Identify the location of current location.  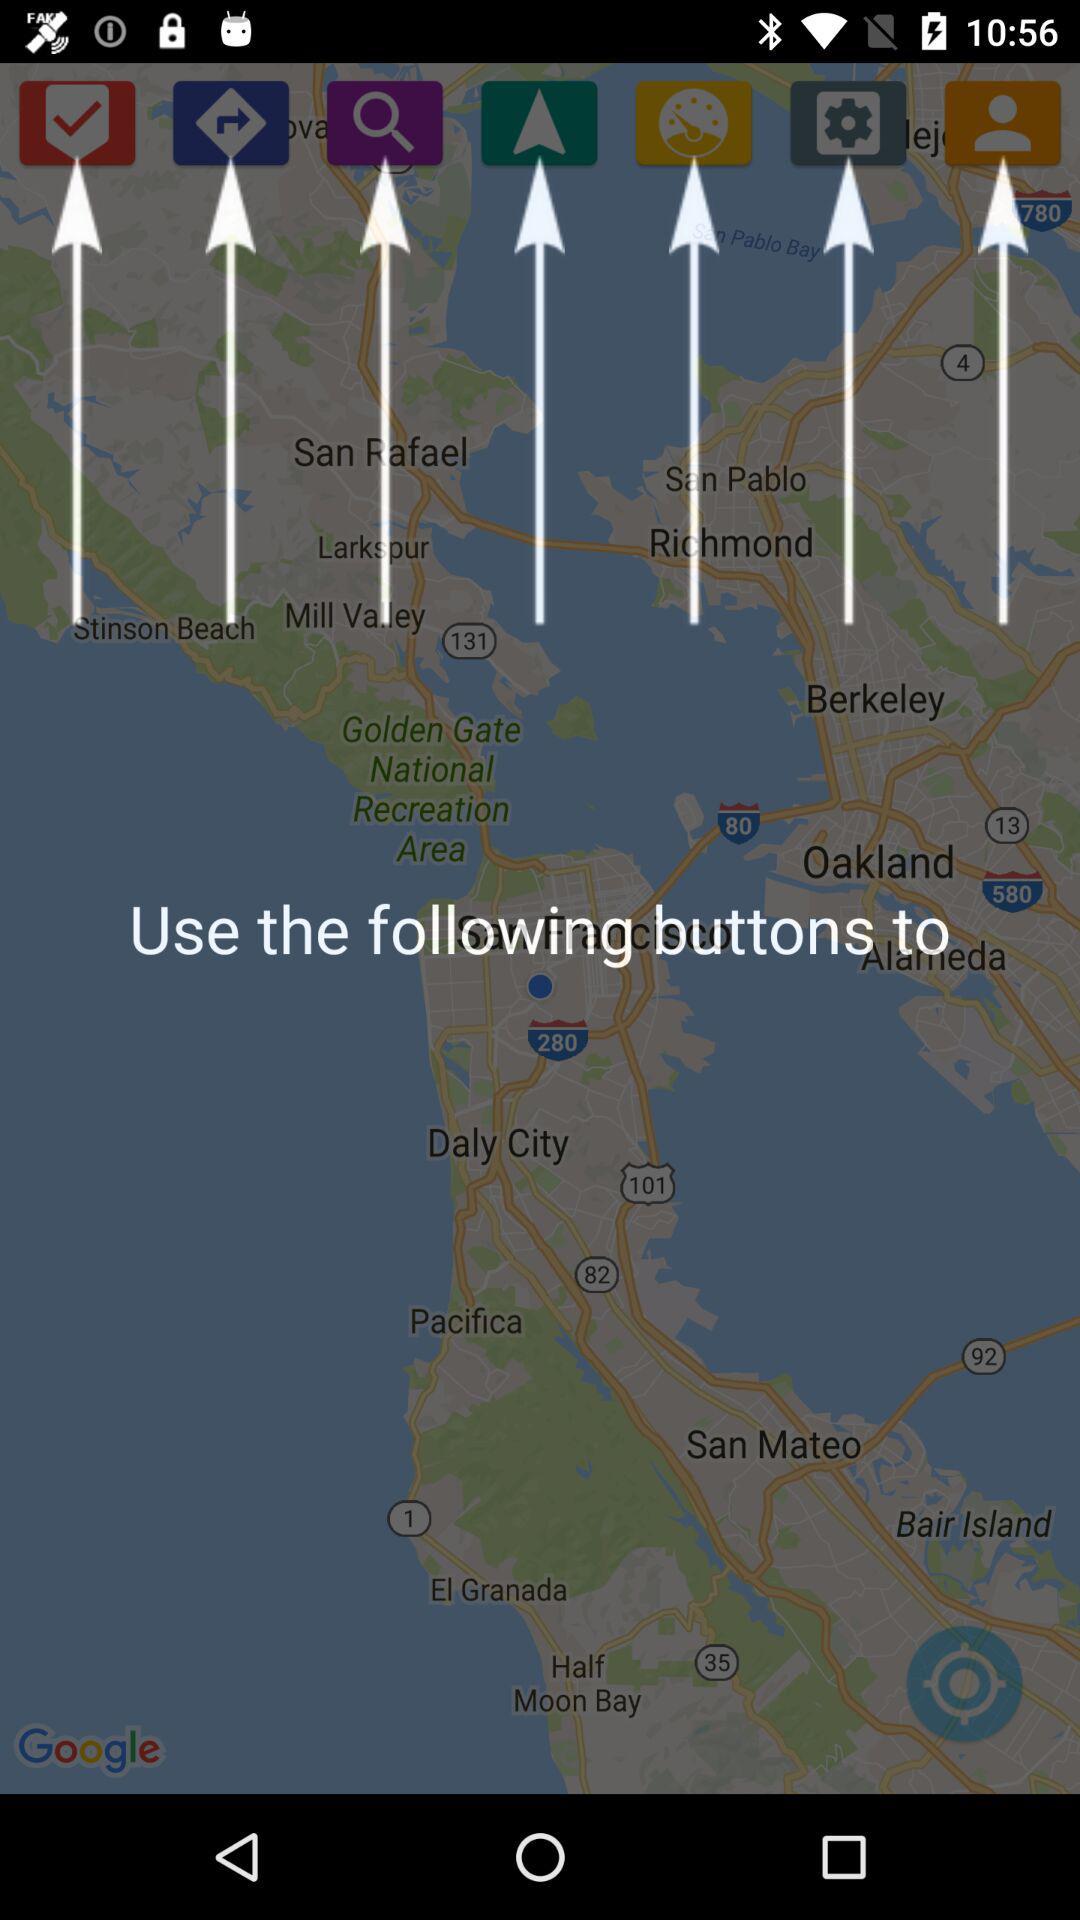
(963, 1693).